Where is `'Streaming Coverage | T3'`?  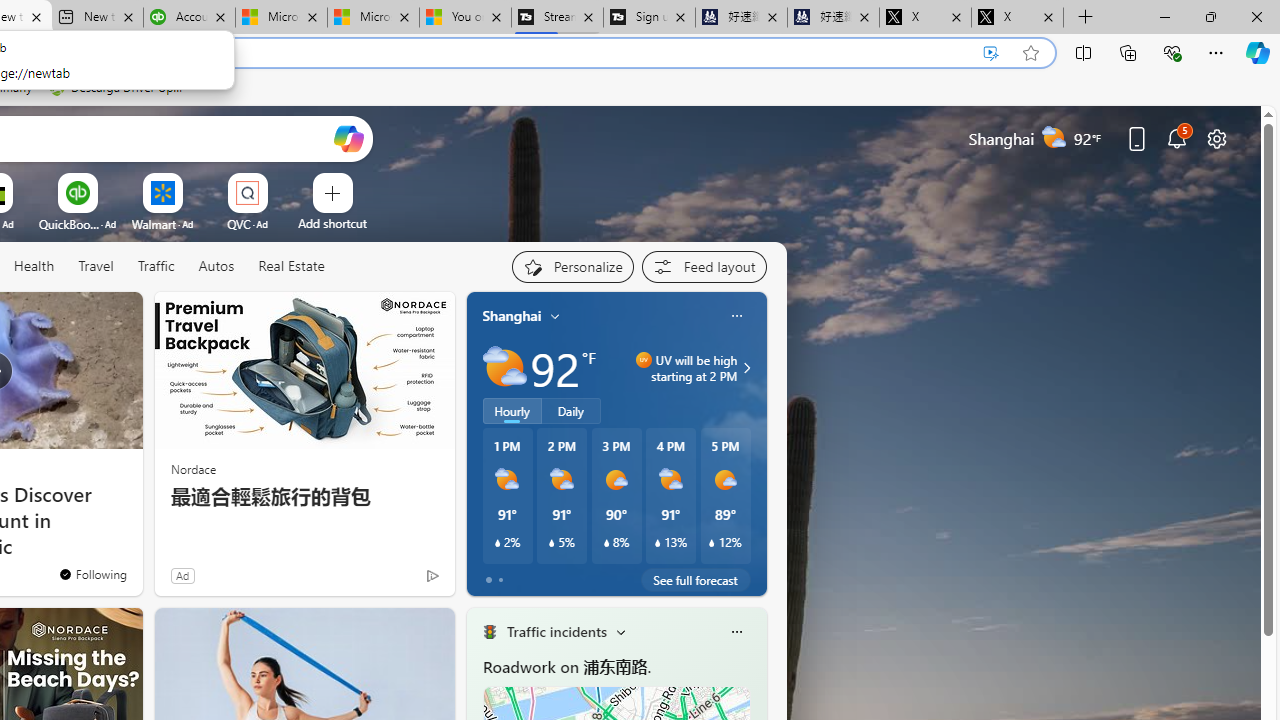
'Streaming Coverage | T3' is located at coordinates (557, 17).